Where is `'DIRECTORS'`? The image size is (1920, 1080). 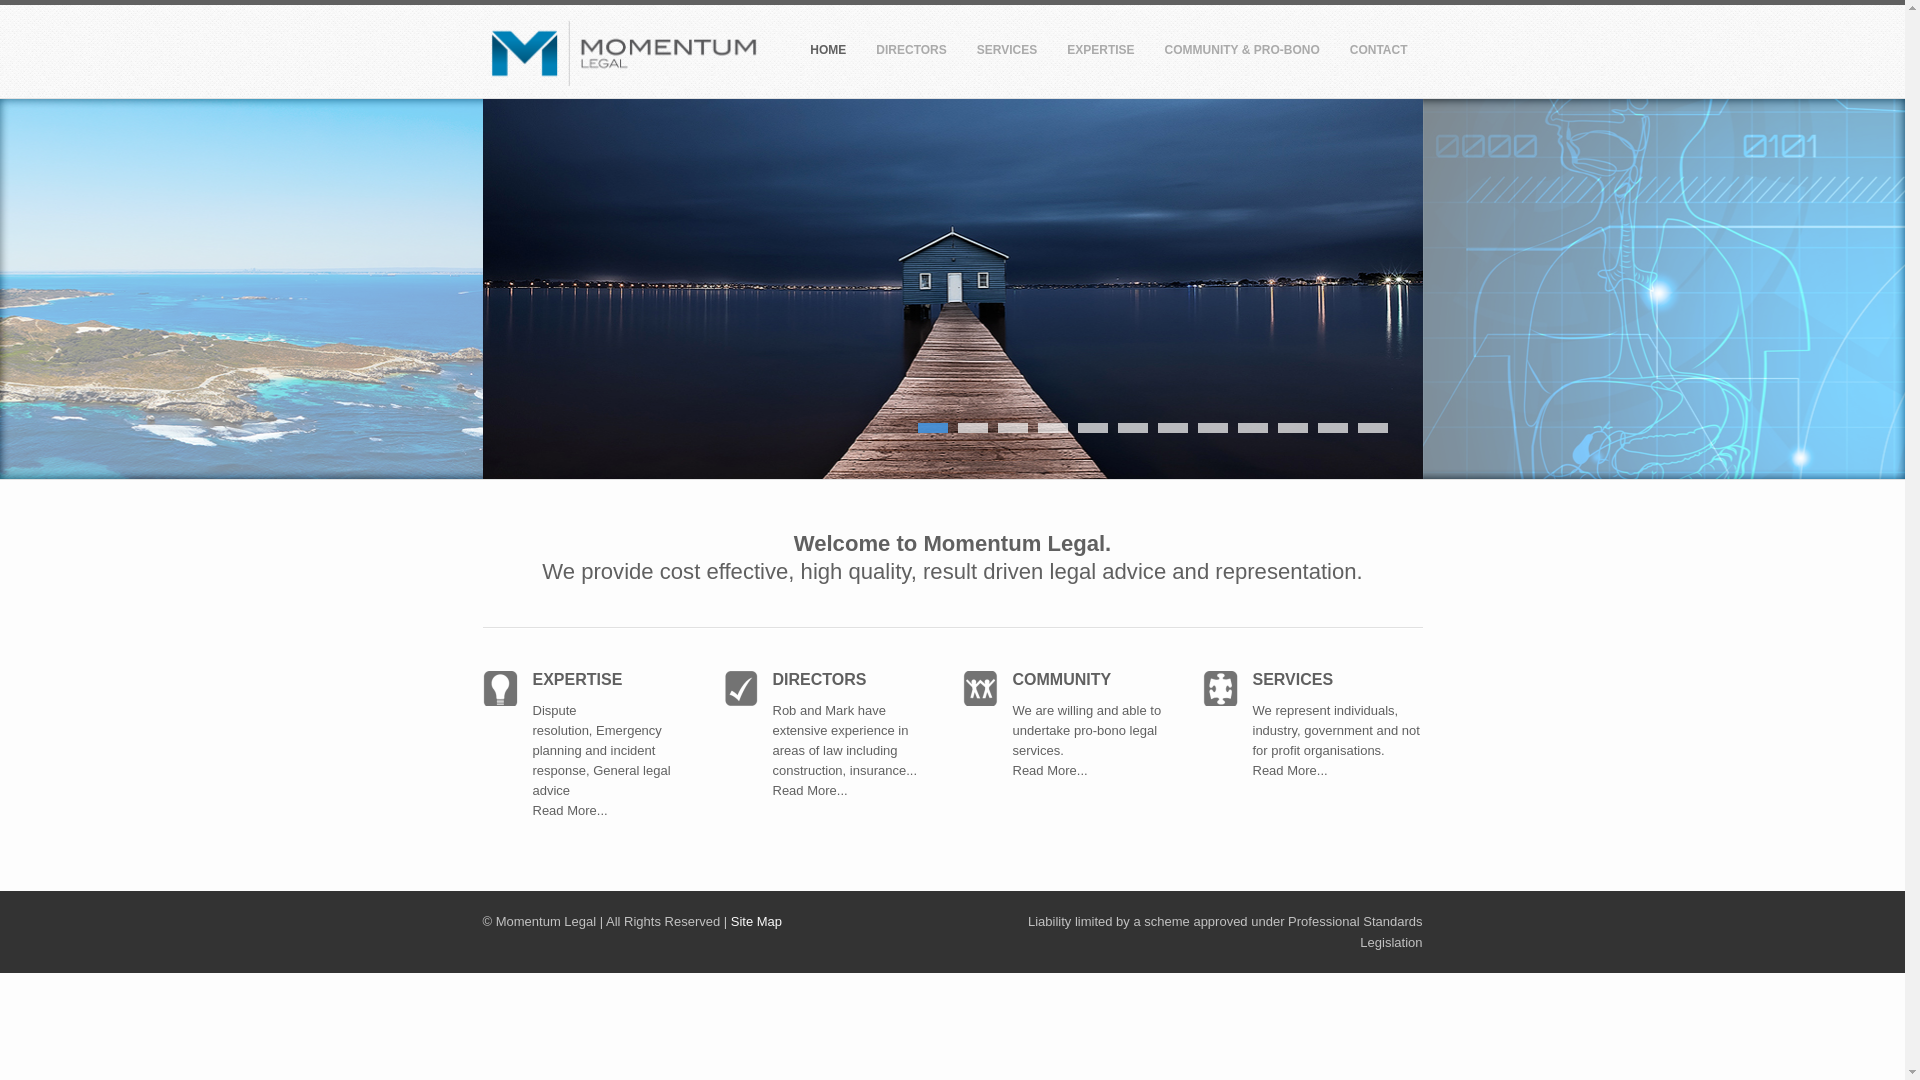
'DIRECTORS' is located at coordinates (910, 53).